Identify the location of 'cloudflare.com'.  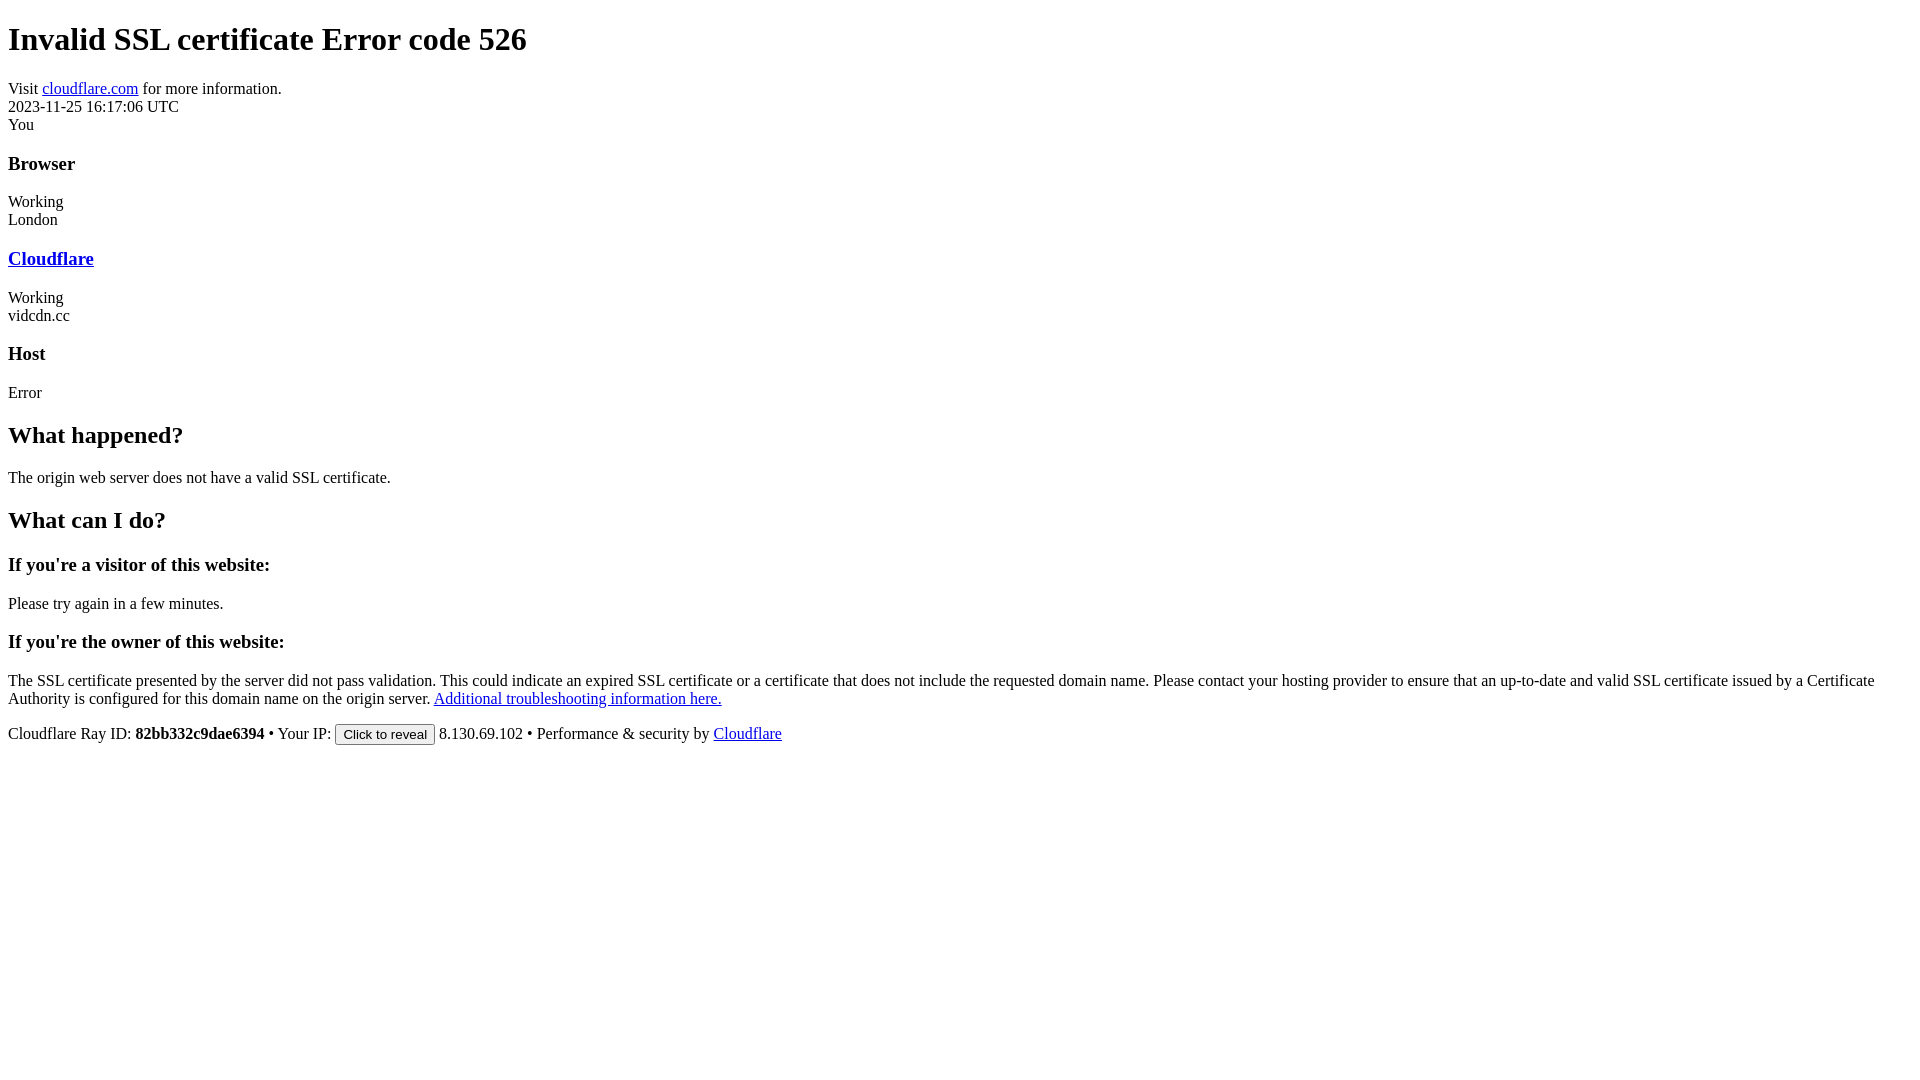
(42, 87).